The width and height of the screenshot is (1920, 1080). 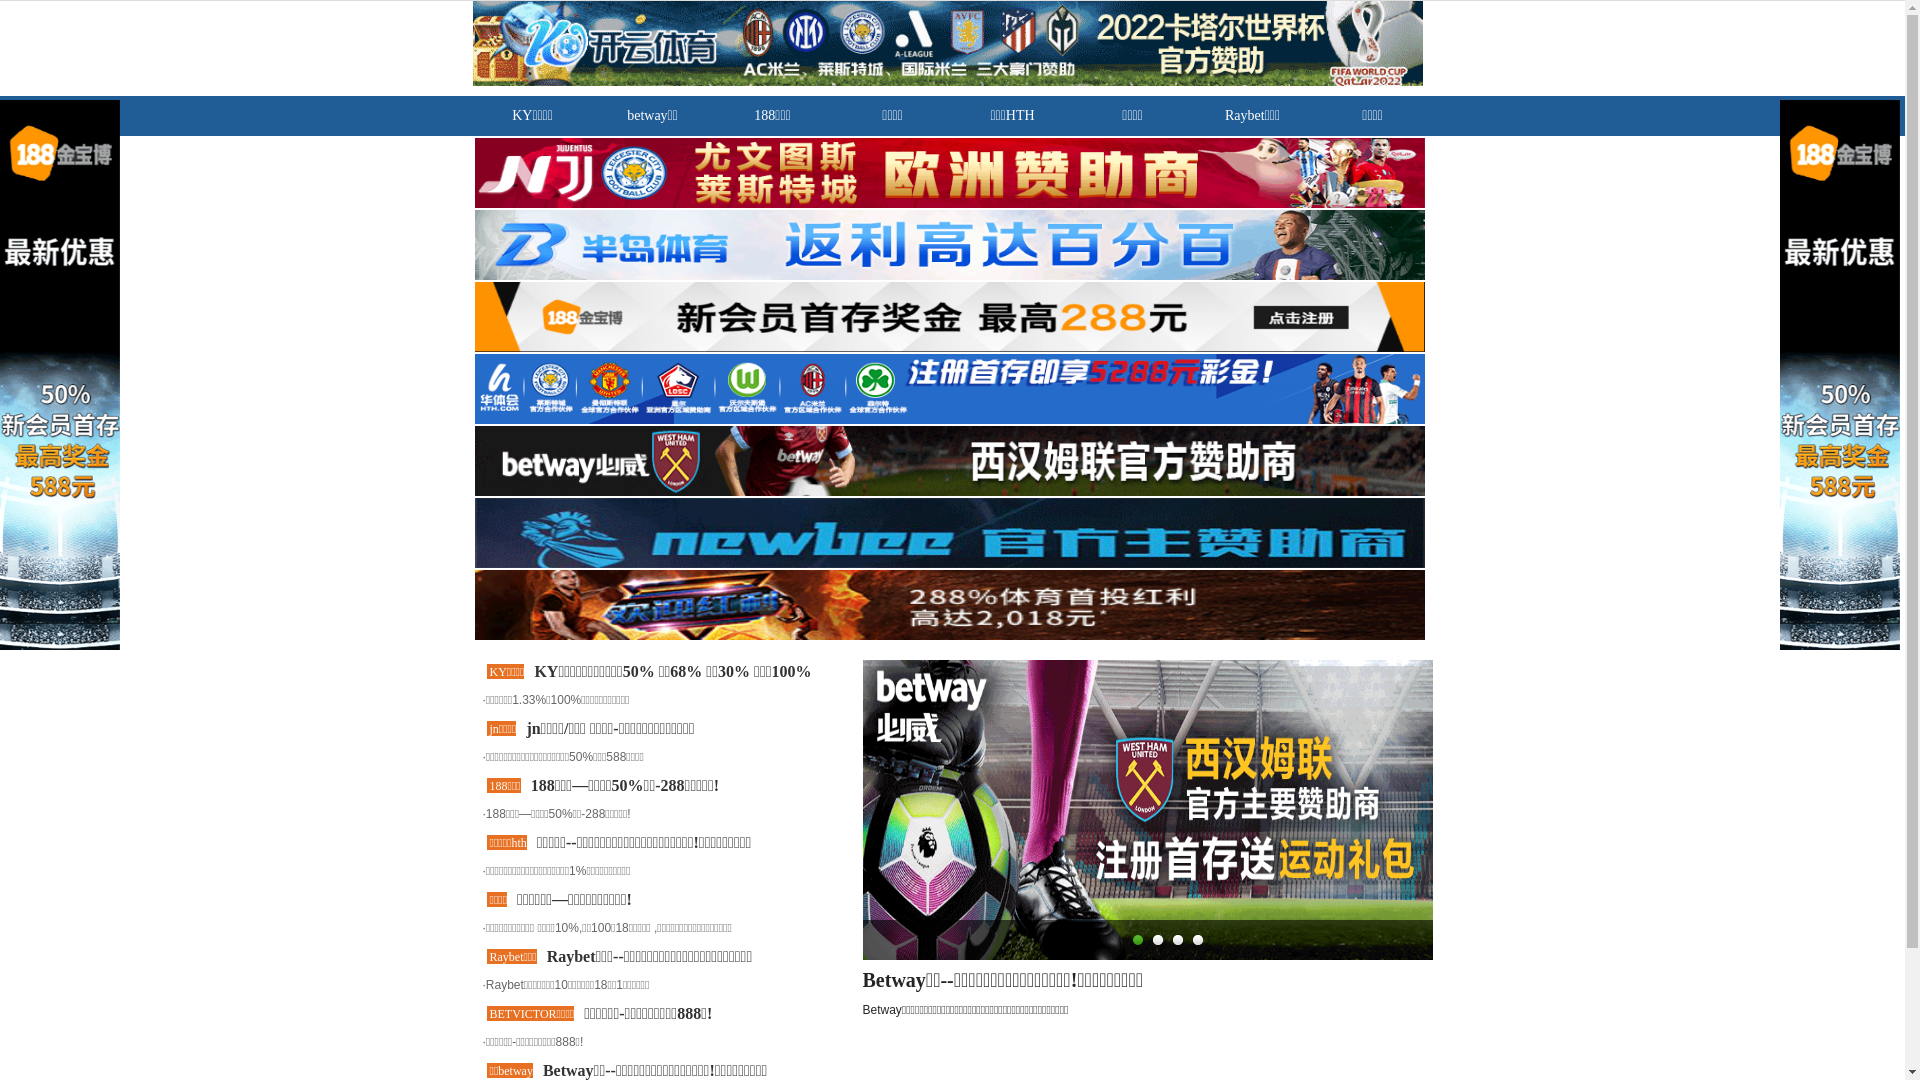 What do you see at coordinates (0, 0) in the screenshot?
I see `'Skip to content'` at bounding box center [0, 0].